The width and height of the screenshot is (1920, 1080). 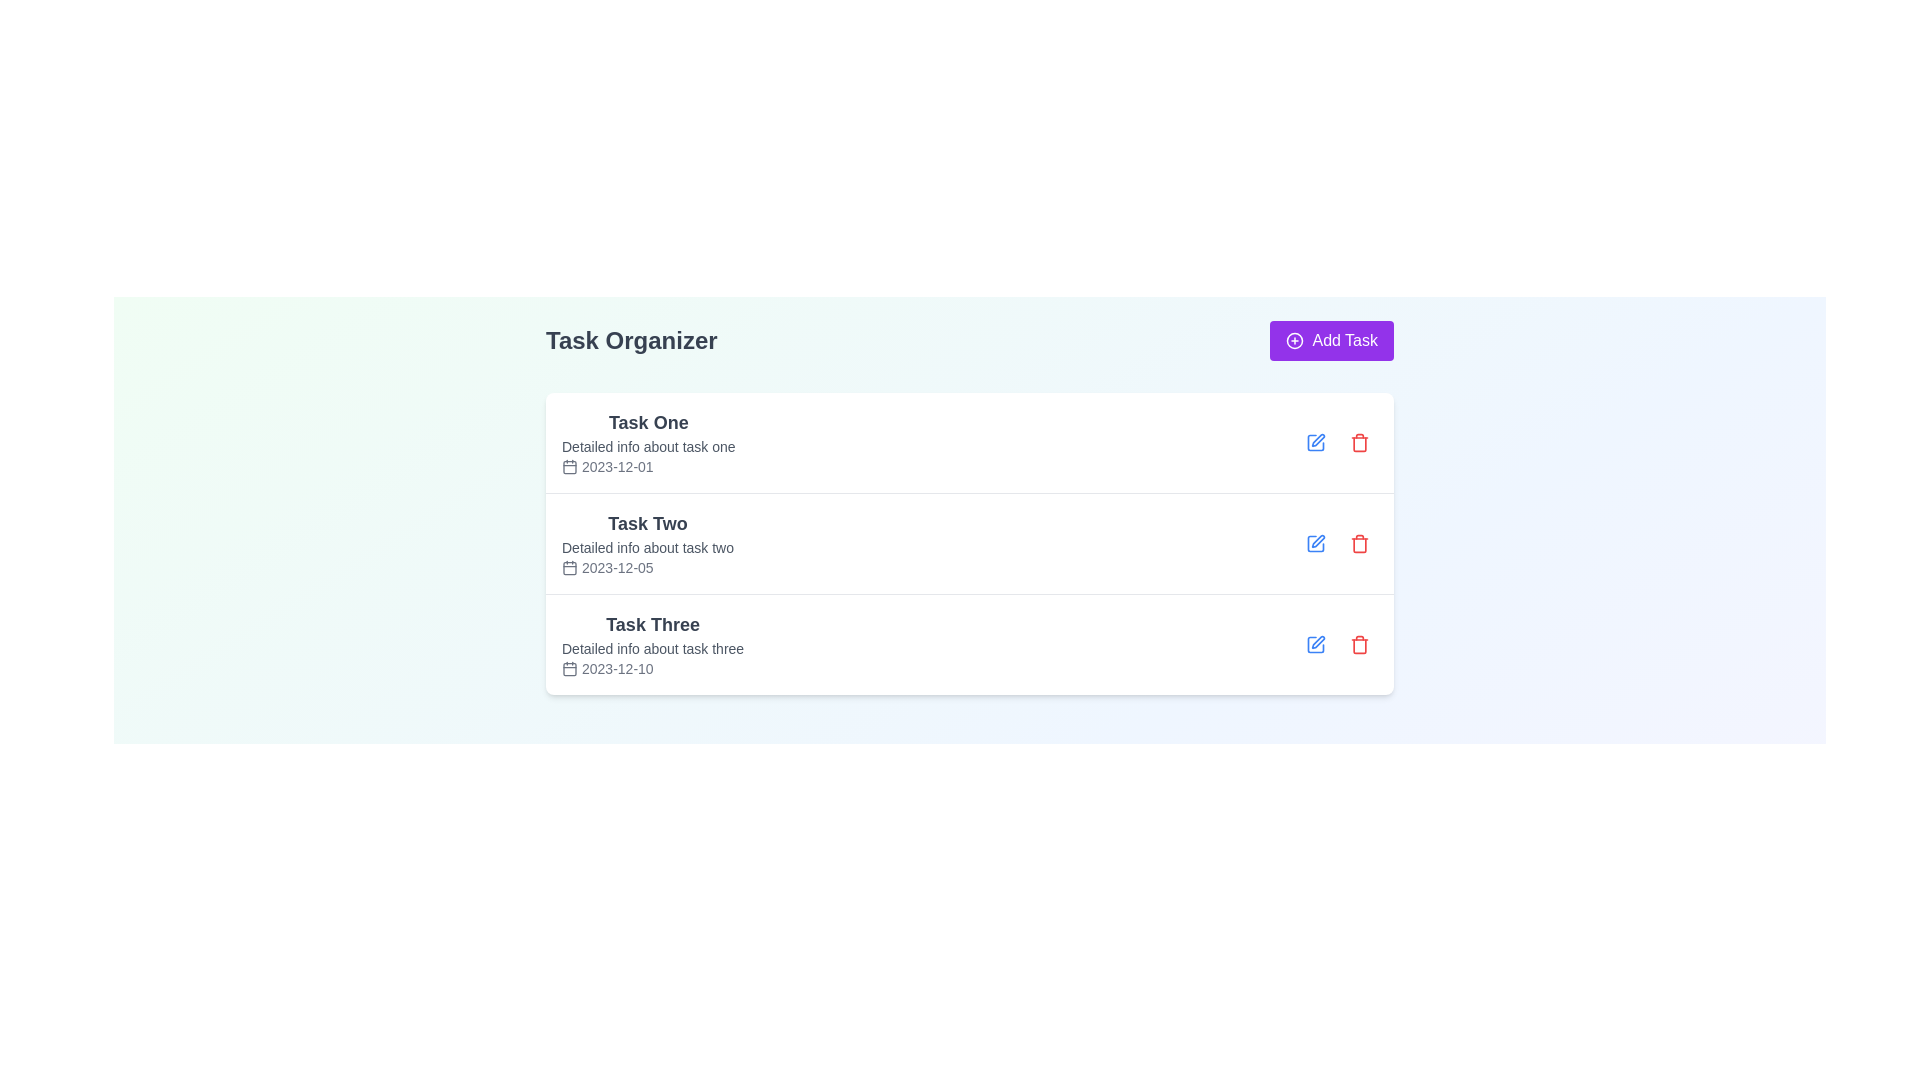 I want to click on the graphical SVG rectangle with rounded corners that is part of the calendar icon preceding the third task in the task organizer, so click(x=569, y=668).